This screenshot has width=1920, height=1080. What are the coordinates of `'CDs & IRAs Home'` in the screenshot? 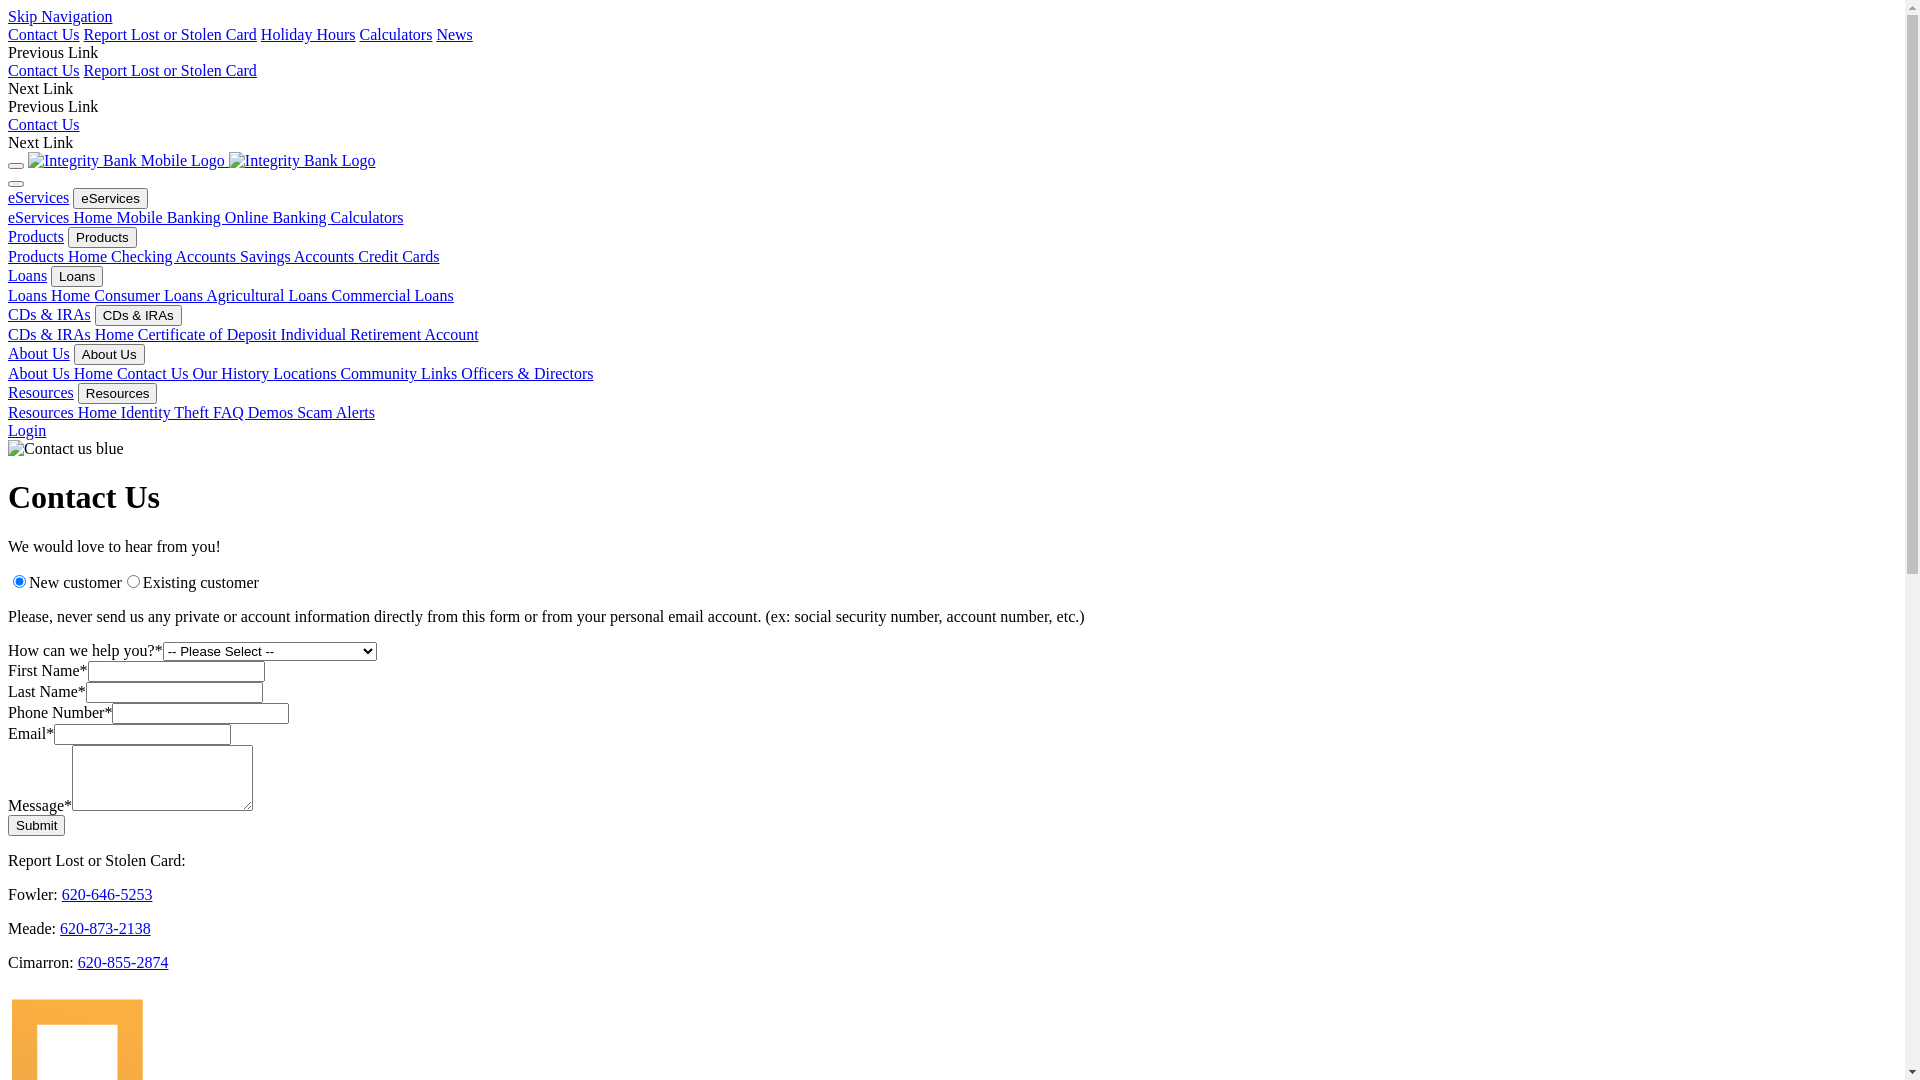 It's located at (72, 333).